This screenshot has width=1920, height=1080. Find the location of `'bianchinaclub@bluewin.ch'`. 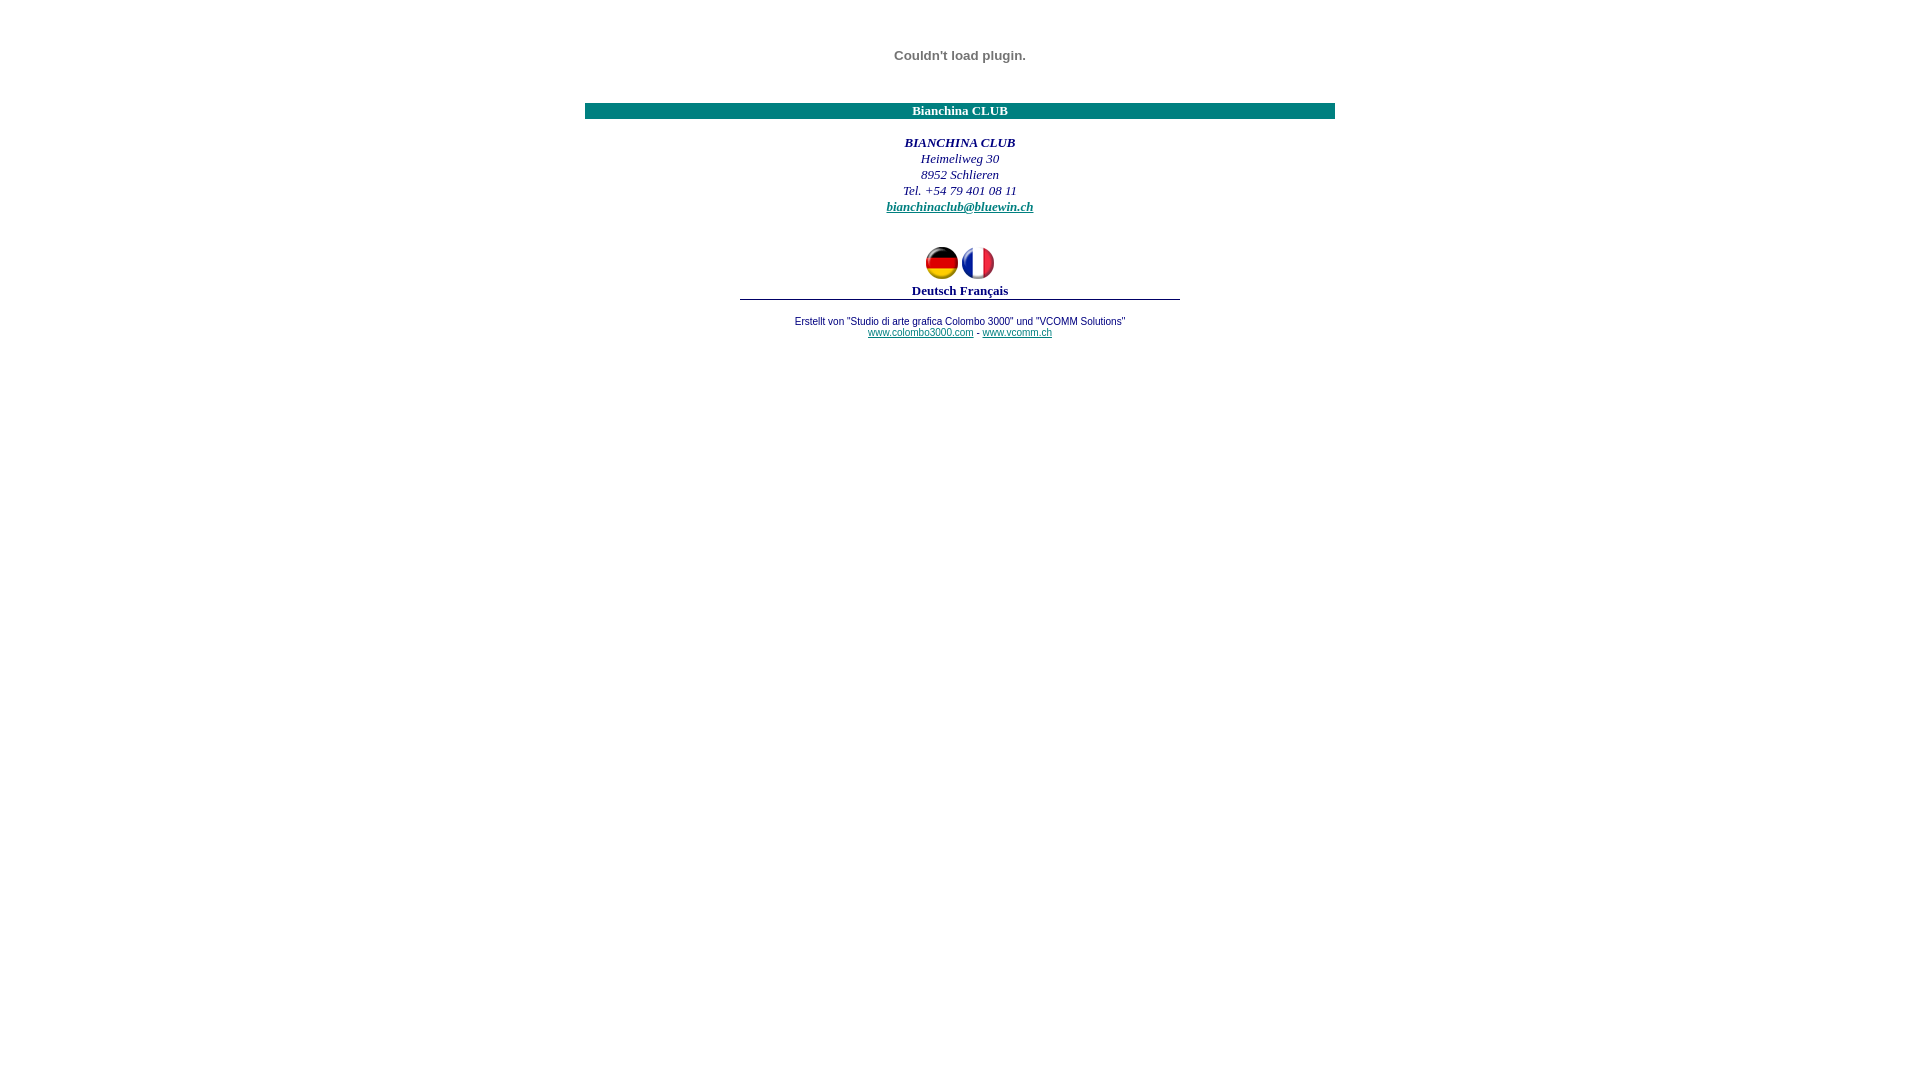

'bianchinaclub@bluewin.ch' is located at coordinates (958, 206).